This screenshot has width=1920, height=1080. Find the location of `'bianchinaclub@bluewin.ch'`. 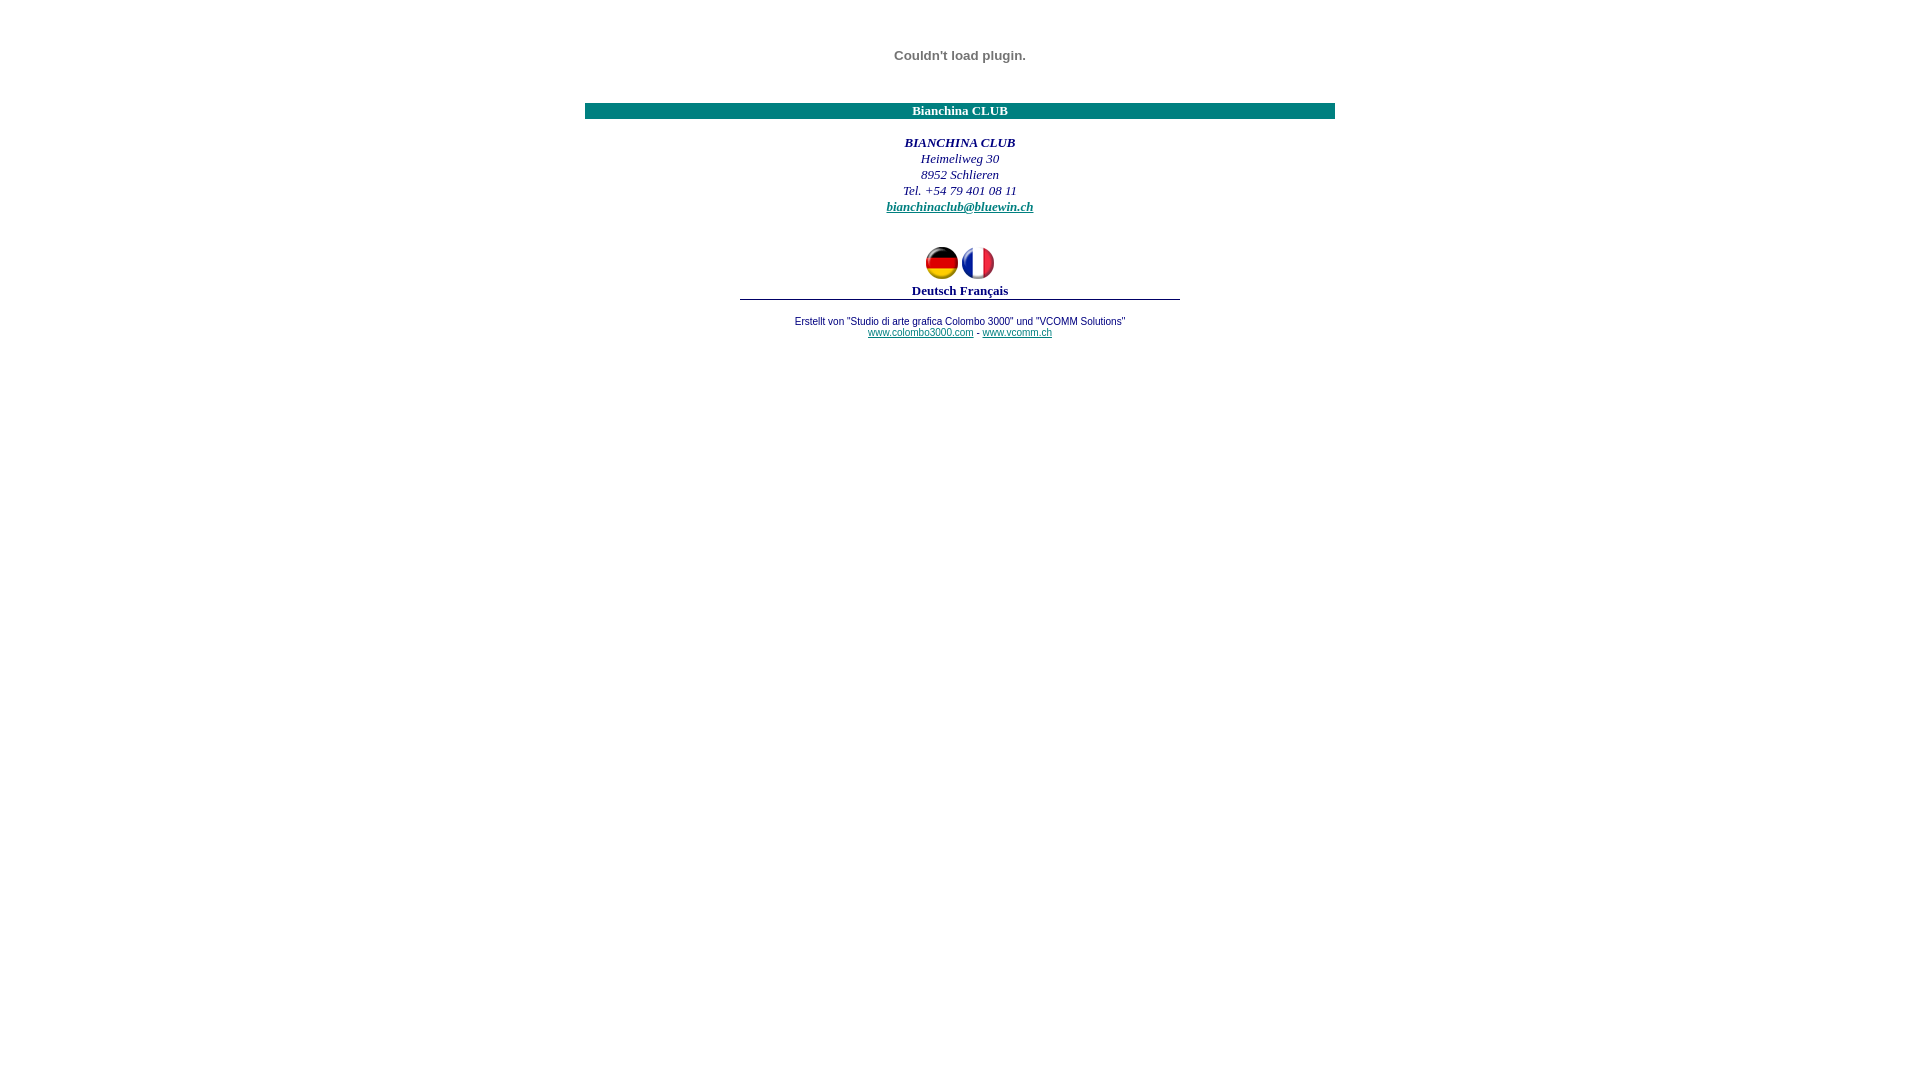

'bianchinaclub@bluewin.ch' is located at coordinates (958, 206).